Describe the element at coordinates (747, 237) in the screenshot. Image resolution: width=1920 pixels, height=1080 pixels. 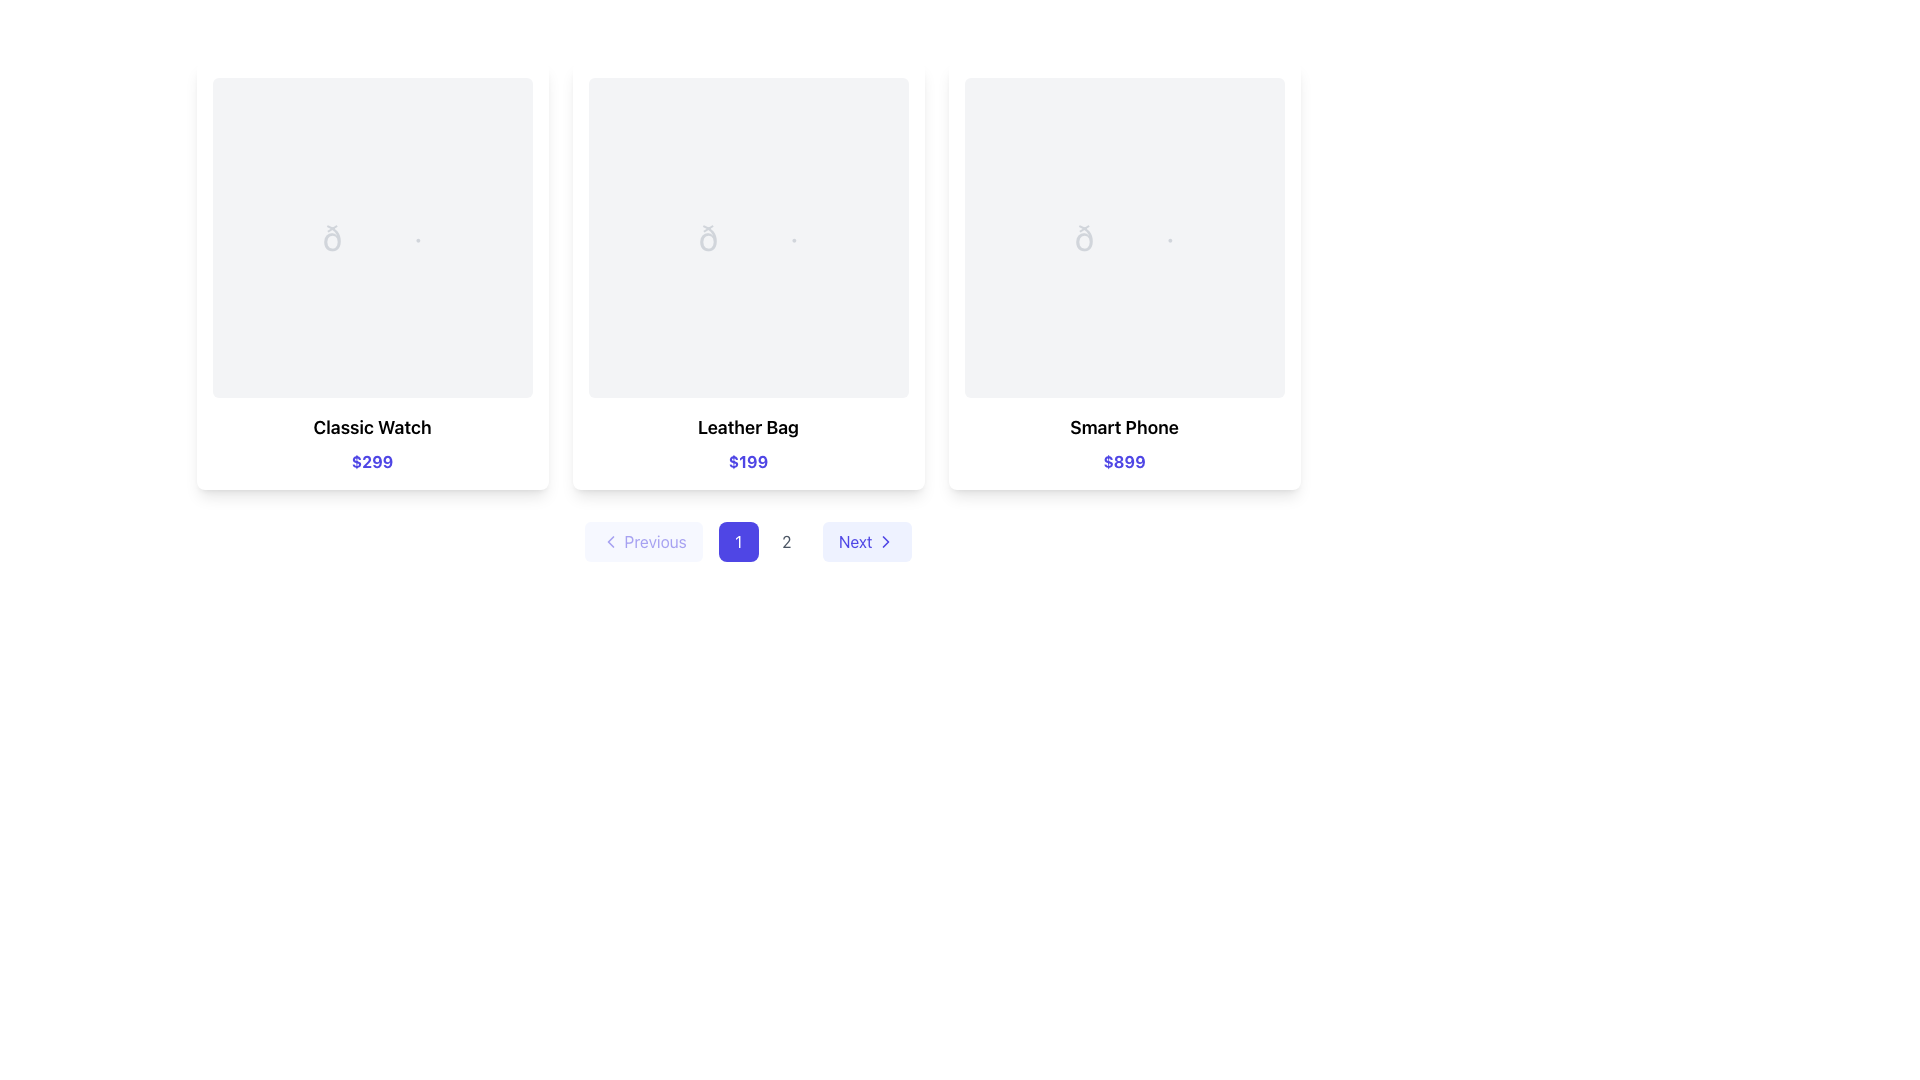
I see `additional information for the image placeholder area with a gray document icon in the 'Leather Bag' card` at that location.